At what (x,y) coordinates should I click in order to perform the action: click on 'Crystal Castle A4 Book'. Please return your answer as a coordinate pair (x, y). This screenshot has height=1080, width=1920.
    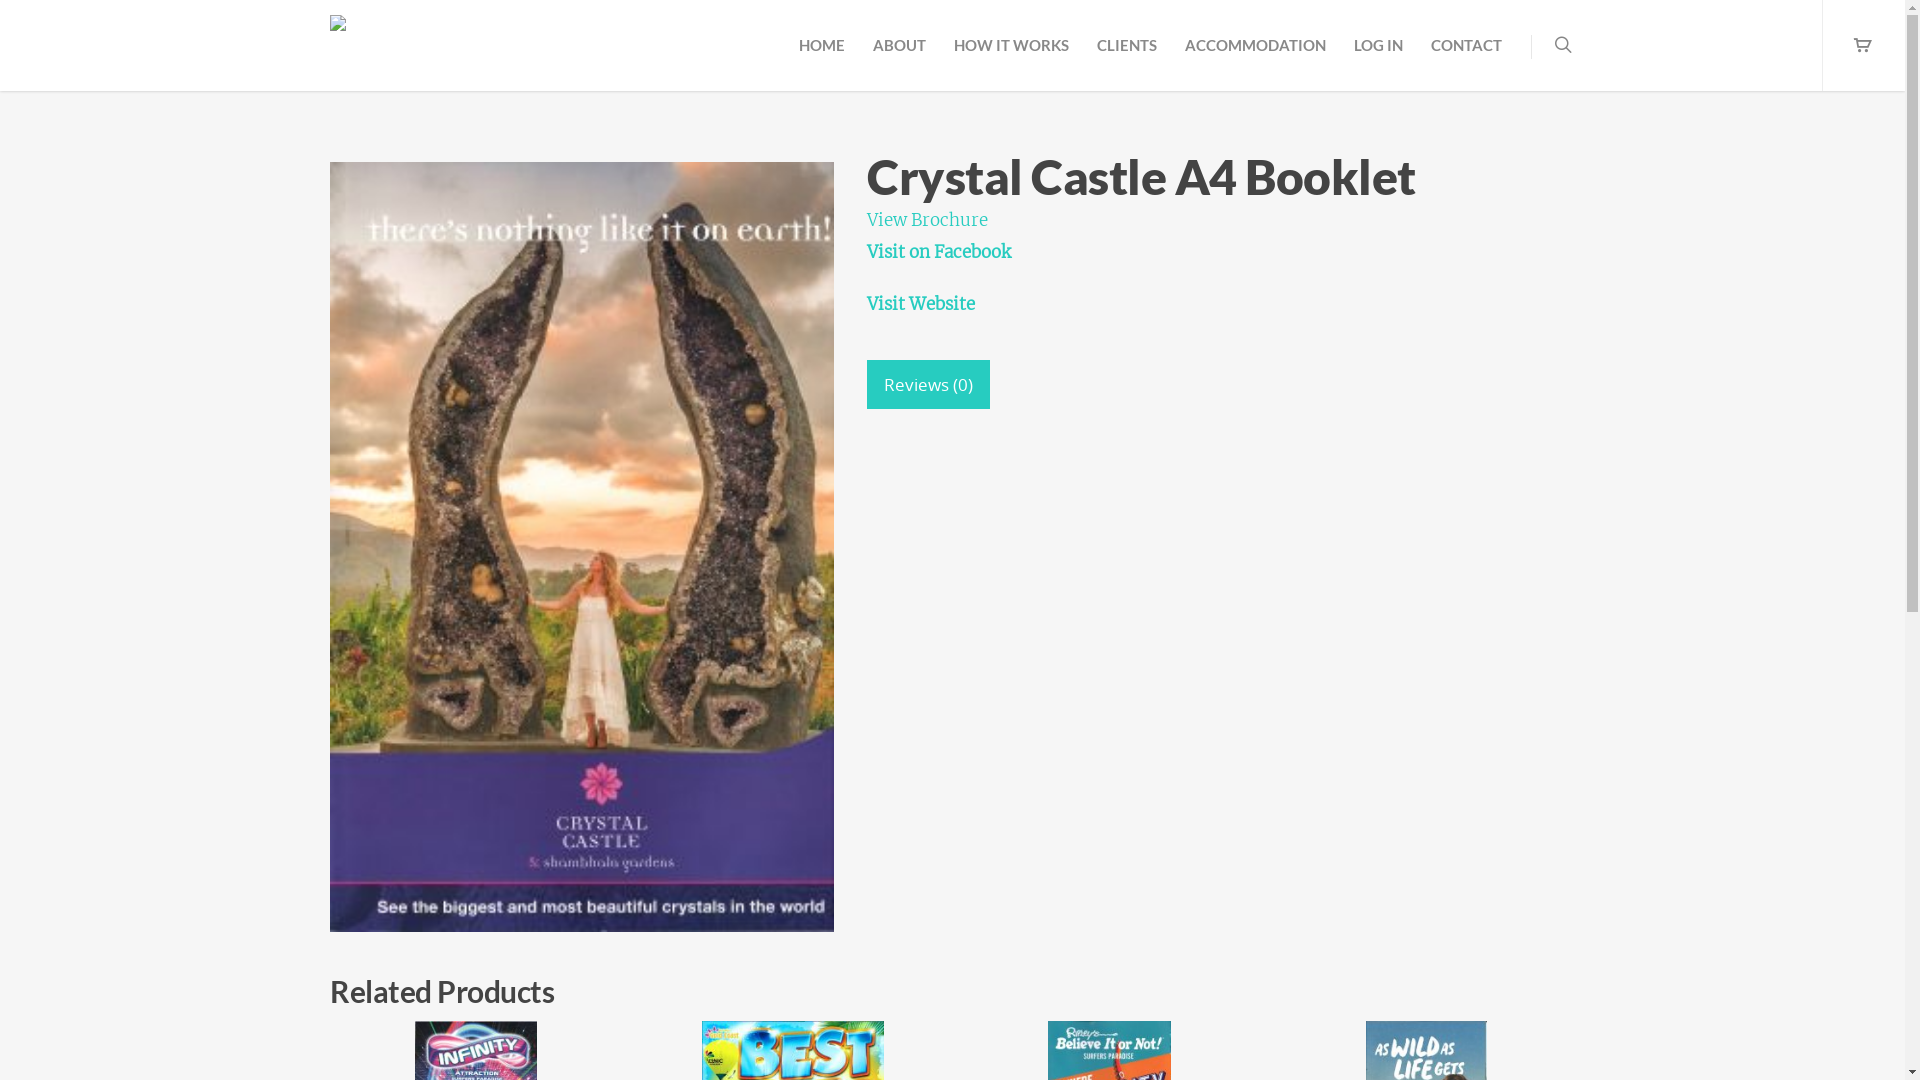
    Looking at the image, I should click on (580, 547).